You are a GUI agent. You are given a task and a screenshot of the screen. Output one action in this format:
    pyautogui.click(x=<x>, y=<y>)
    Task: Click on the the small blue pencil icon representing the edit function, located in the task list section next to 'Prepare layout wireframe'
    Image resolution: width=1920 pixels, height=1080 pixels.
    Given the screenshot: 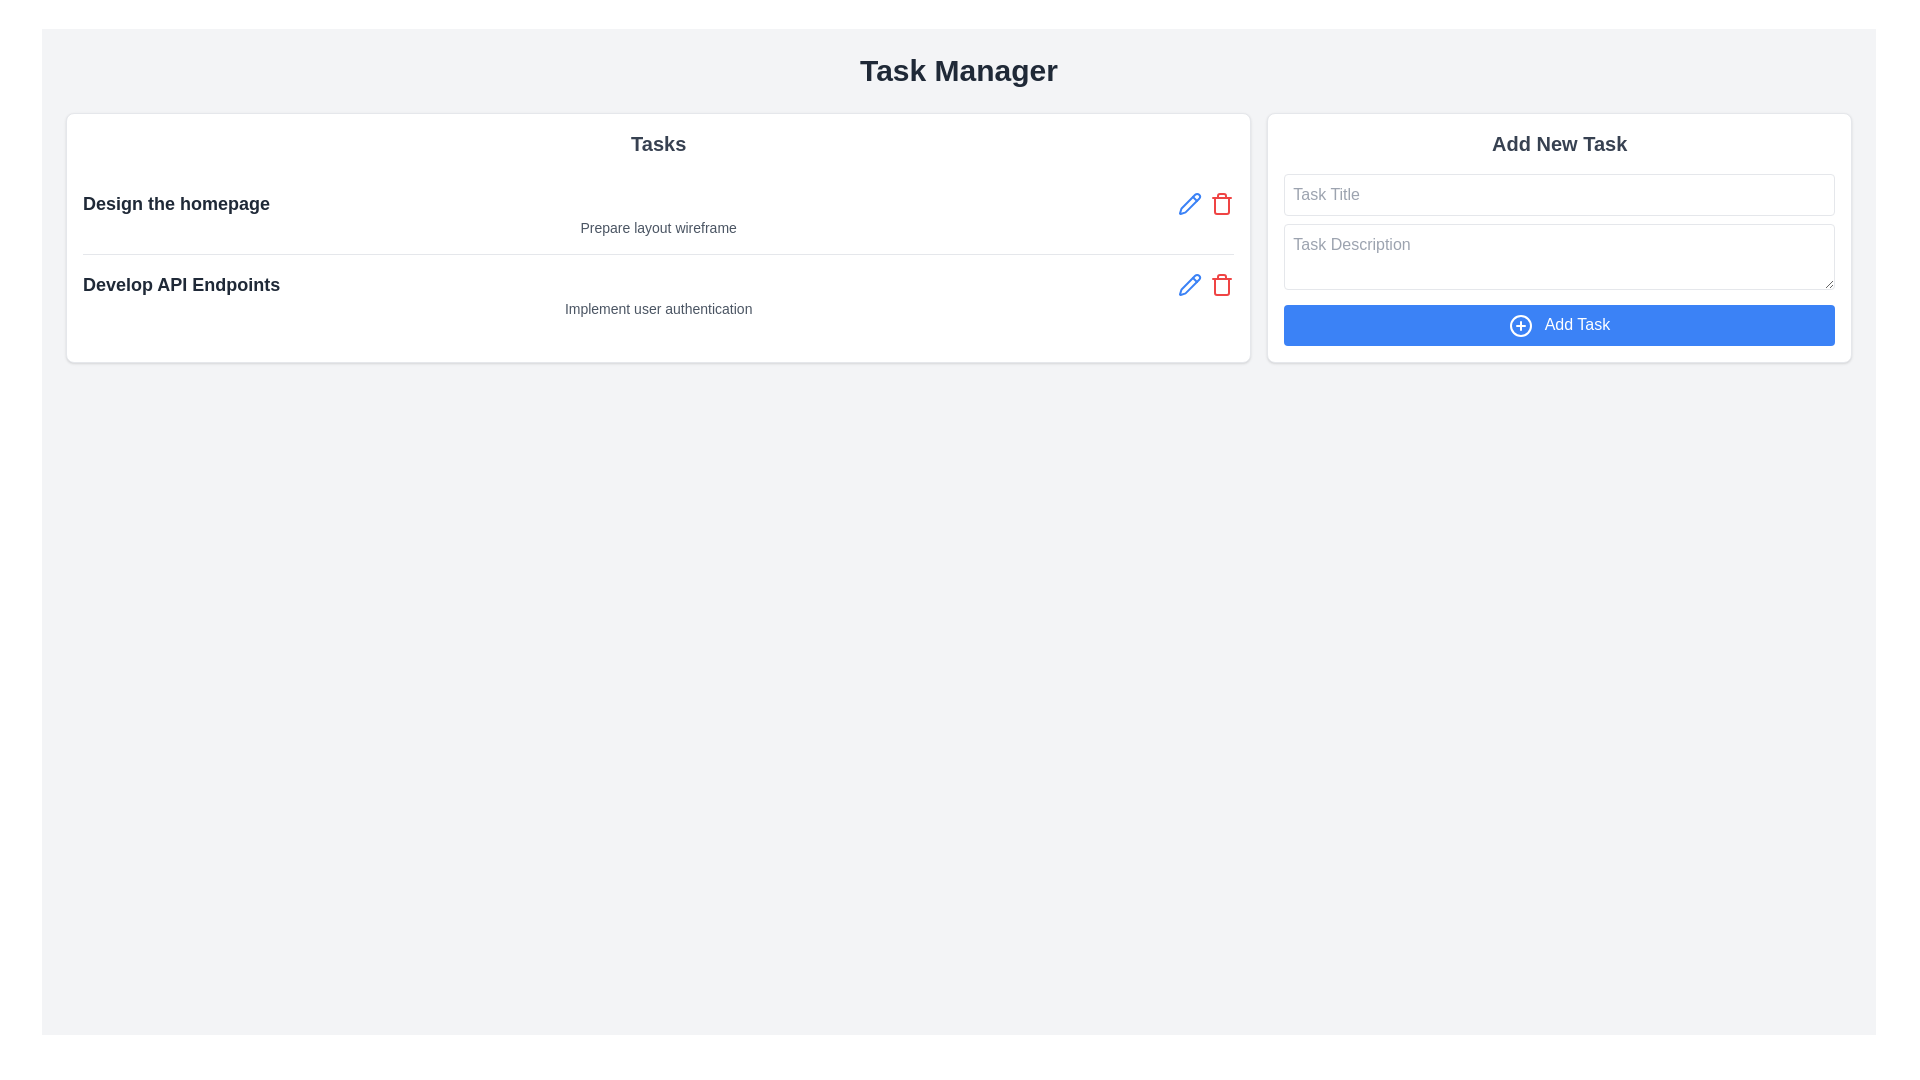 What is the action you would take?
    pyautogui.click(x=1190, y=204)
    